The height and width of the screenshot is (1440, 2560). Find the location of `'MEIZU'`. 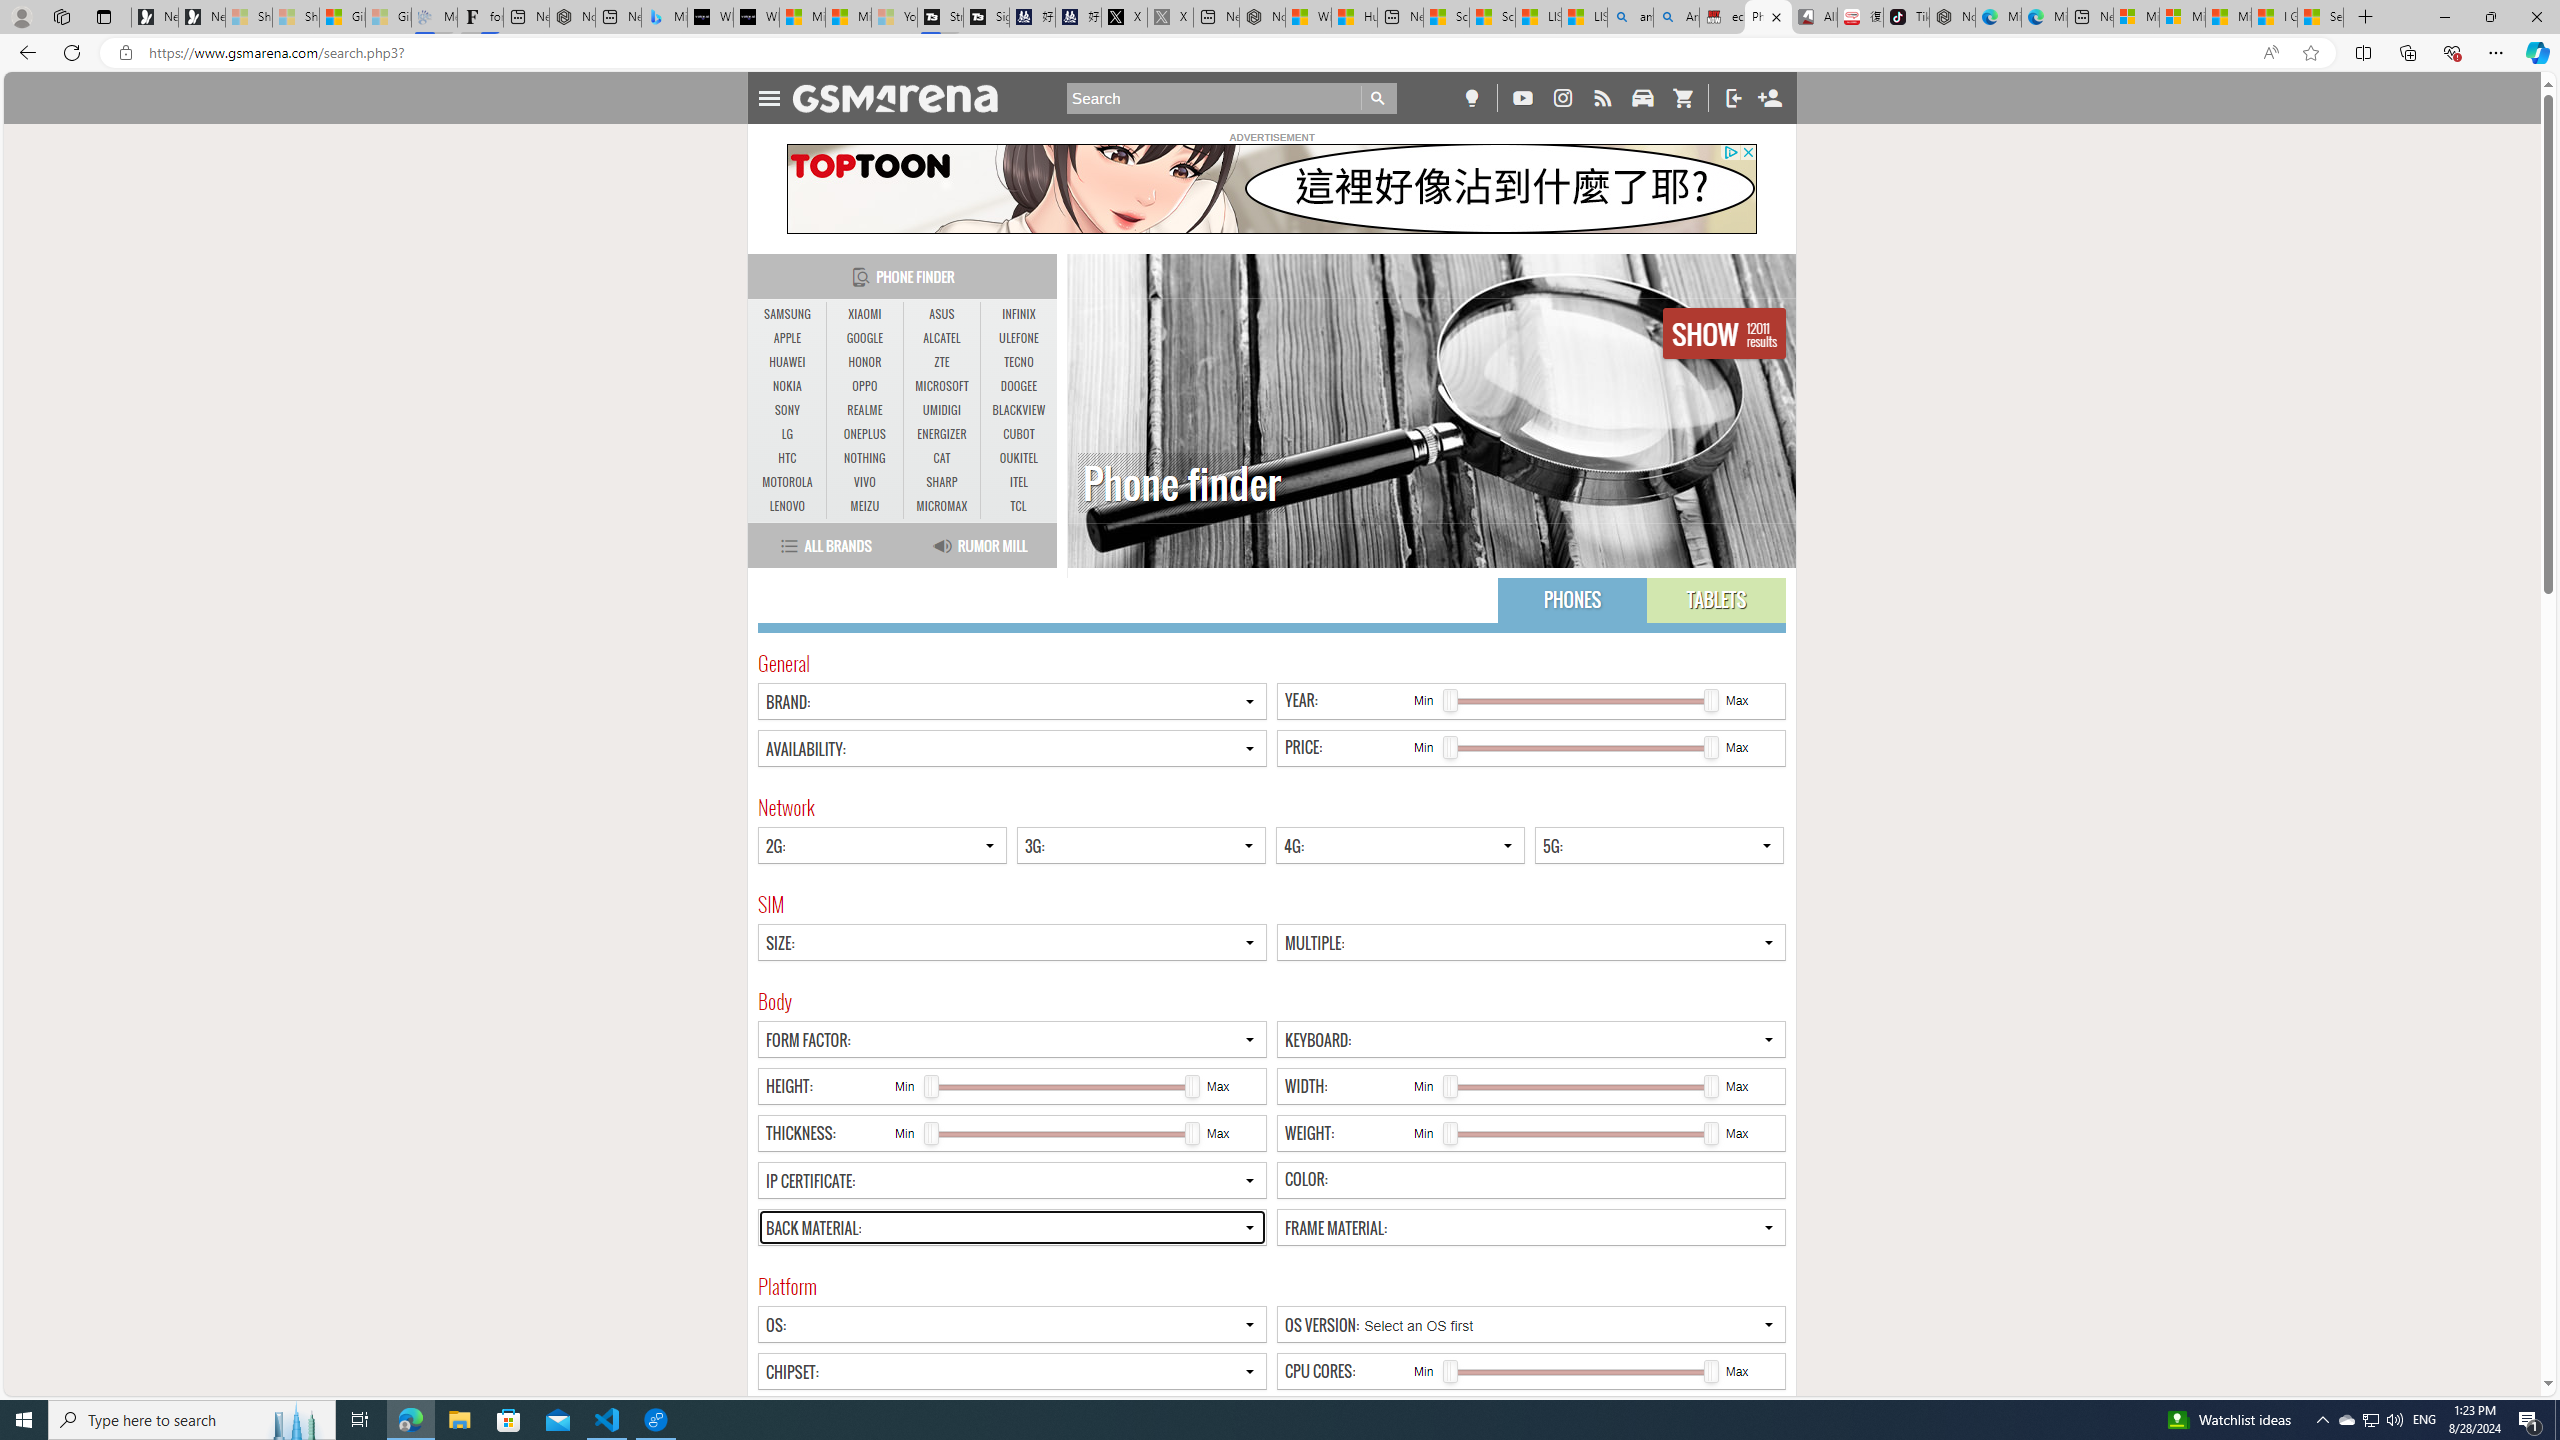

'MEIZU' is located at coordinates (864, 505).